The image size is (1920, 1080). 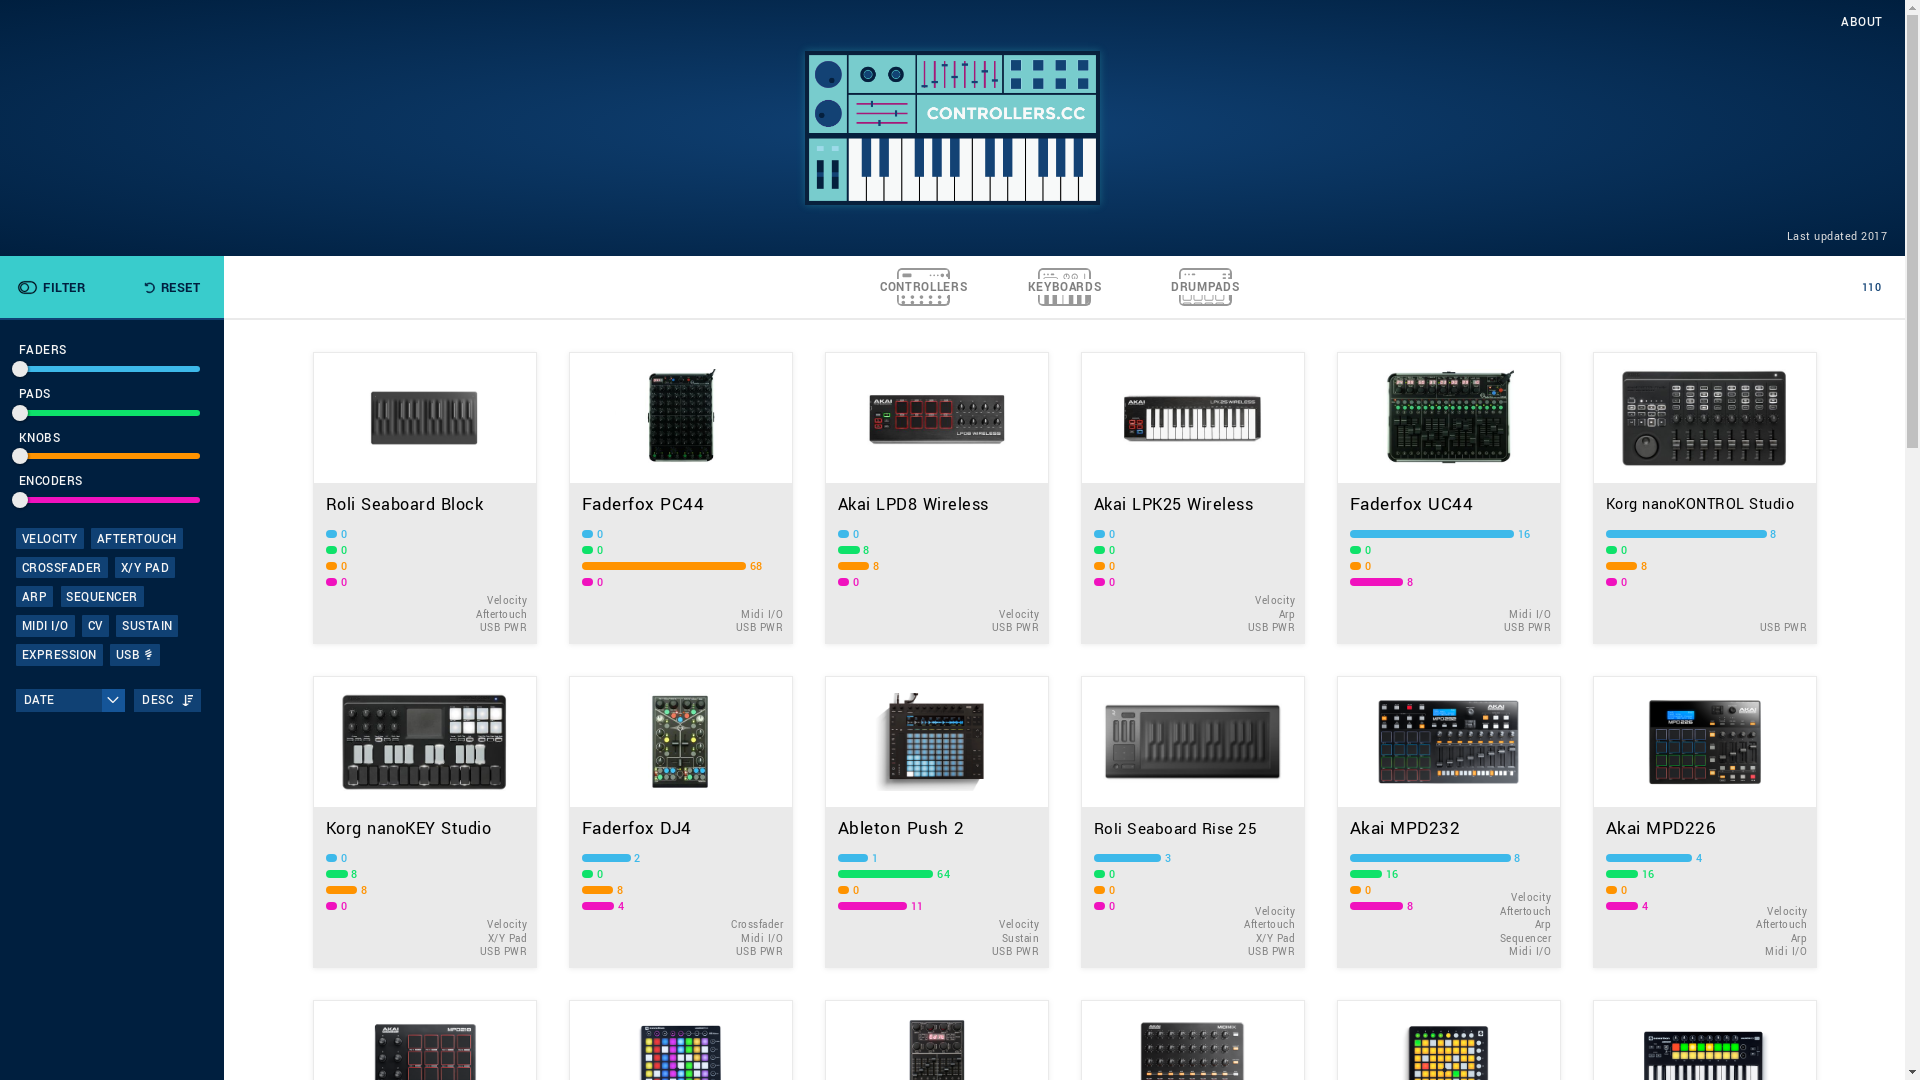 What do you see at coordinates (101, 595) in the screenshot?
I see `'SEQUENCER'` at bounding box center [101, 595].